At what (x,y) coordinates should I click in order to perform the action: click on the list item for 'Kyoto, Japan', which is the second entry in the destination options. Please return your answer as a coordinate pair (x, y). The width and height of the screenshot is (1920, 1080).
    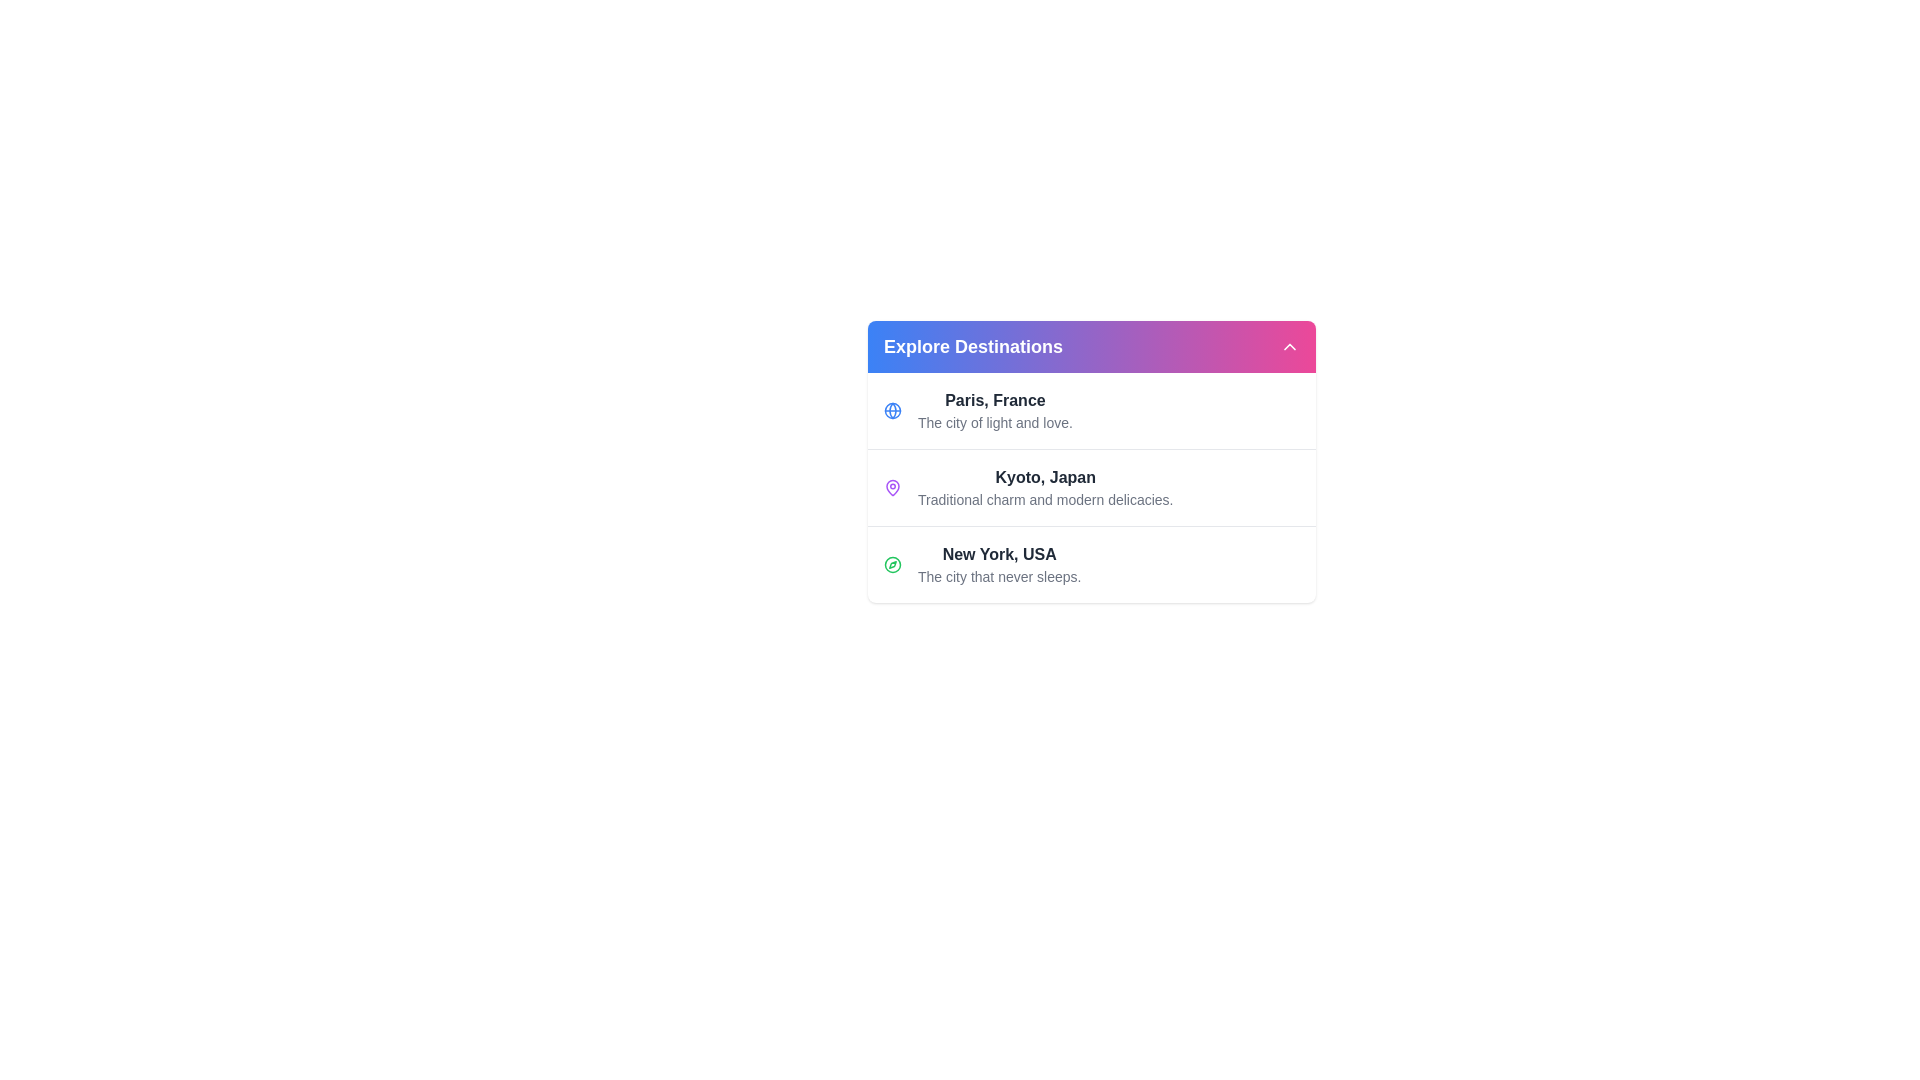
    Looking at the image, I should click on (1090, 487).